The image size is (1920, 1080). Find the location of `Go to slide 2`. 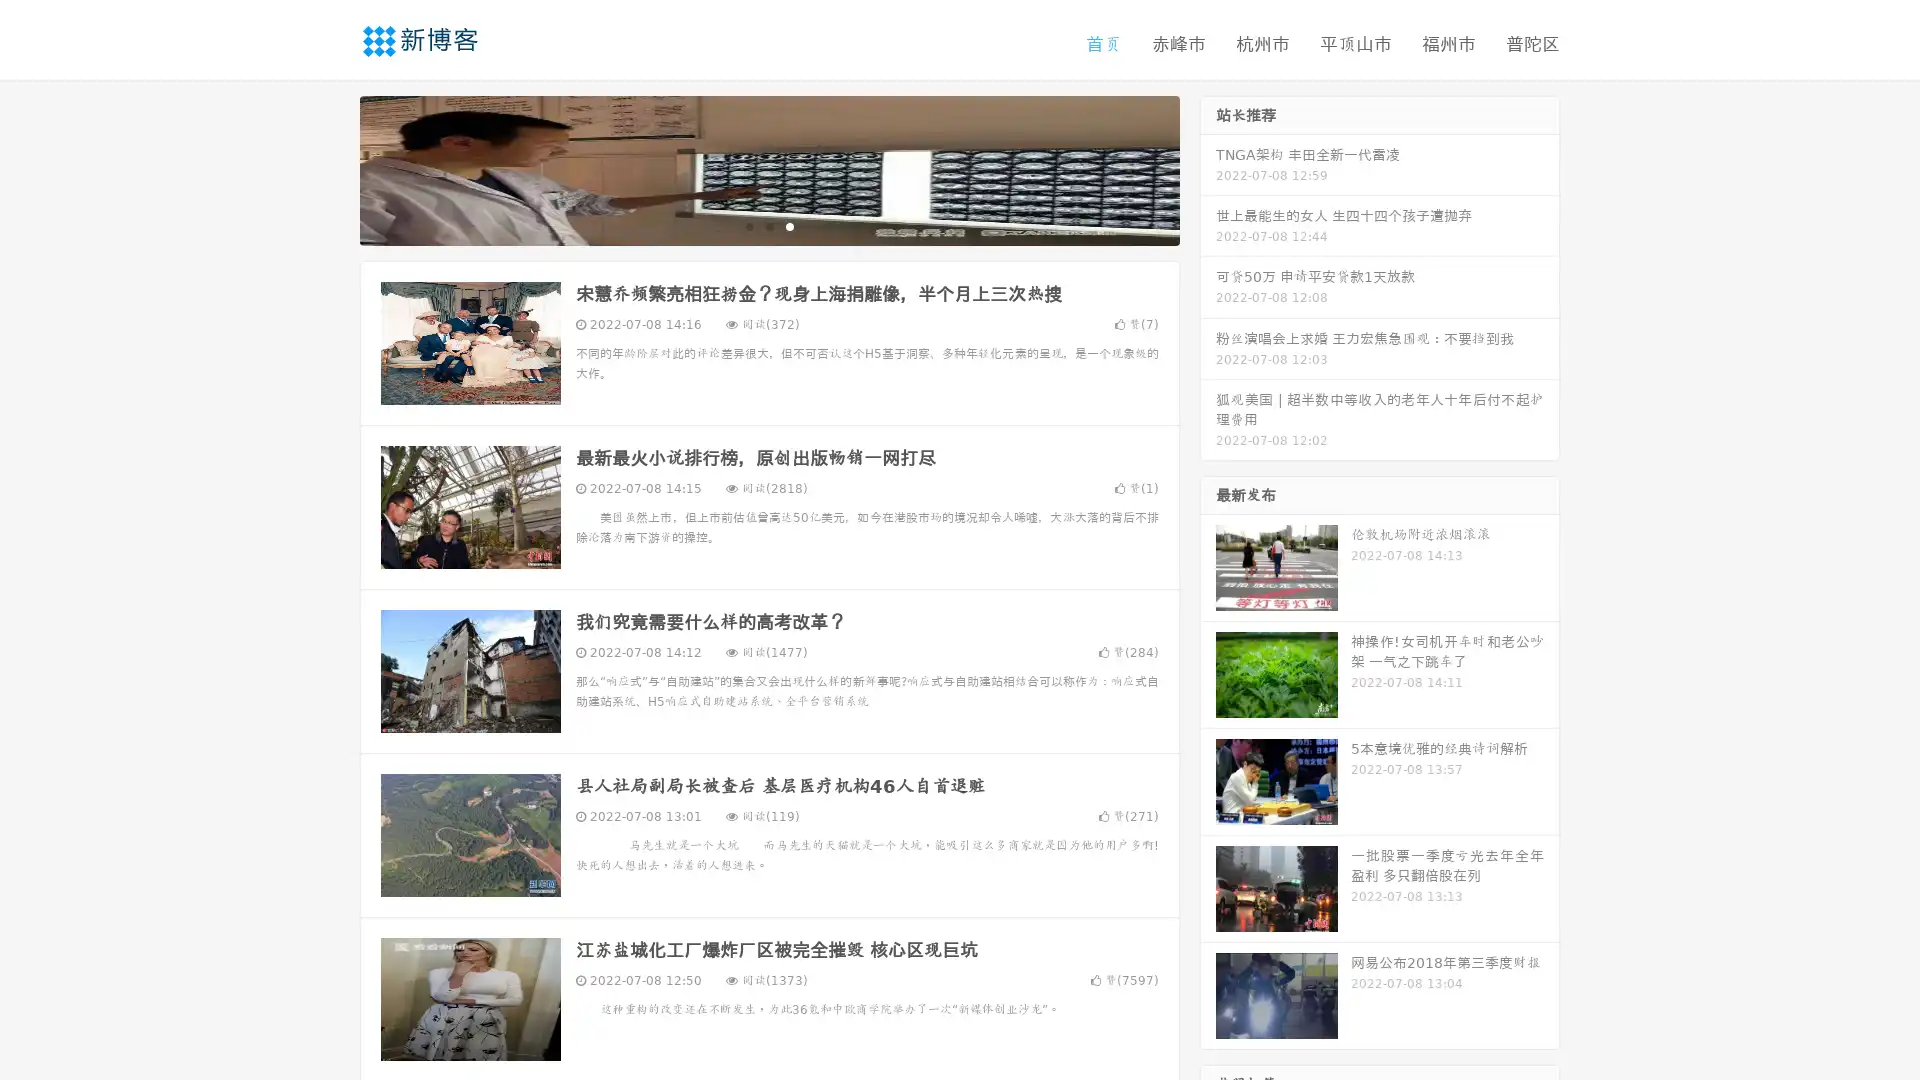

Go to slide 2 is located at coordinates (768, 225).